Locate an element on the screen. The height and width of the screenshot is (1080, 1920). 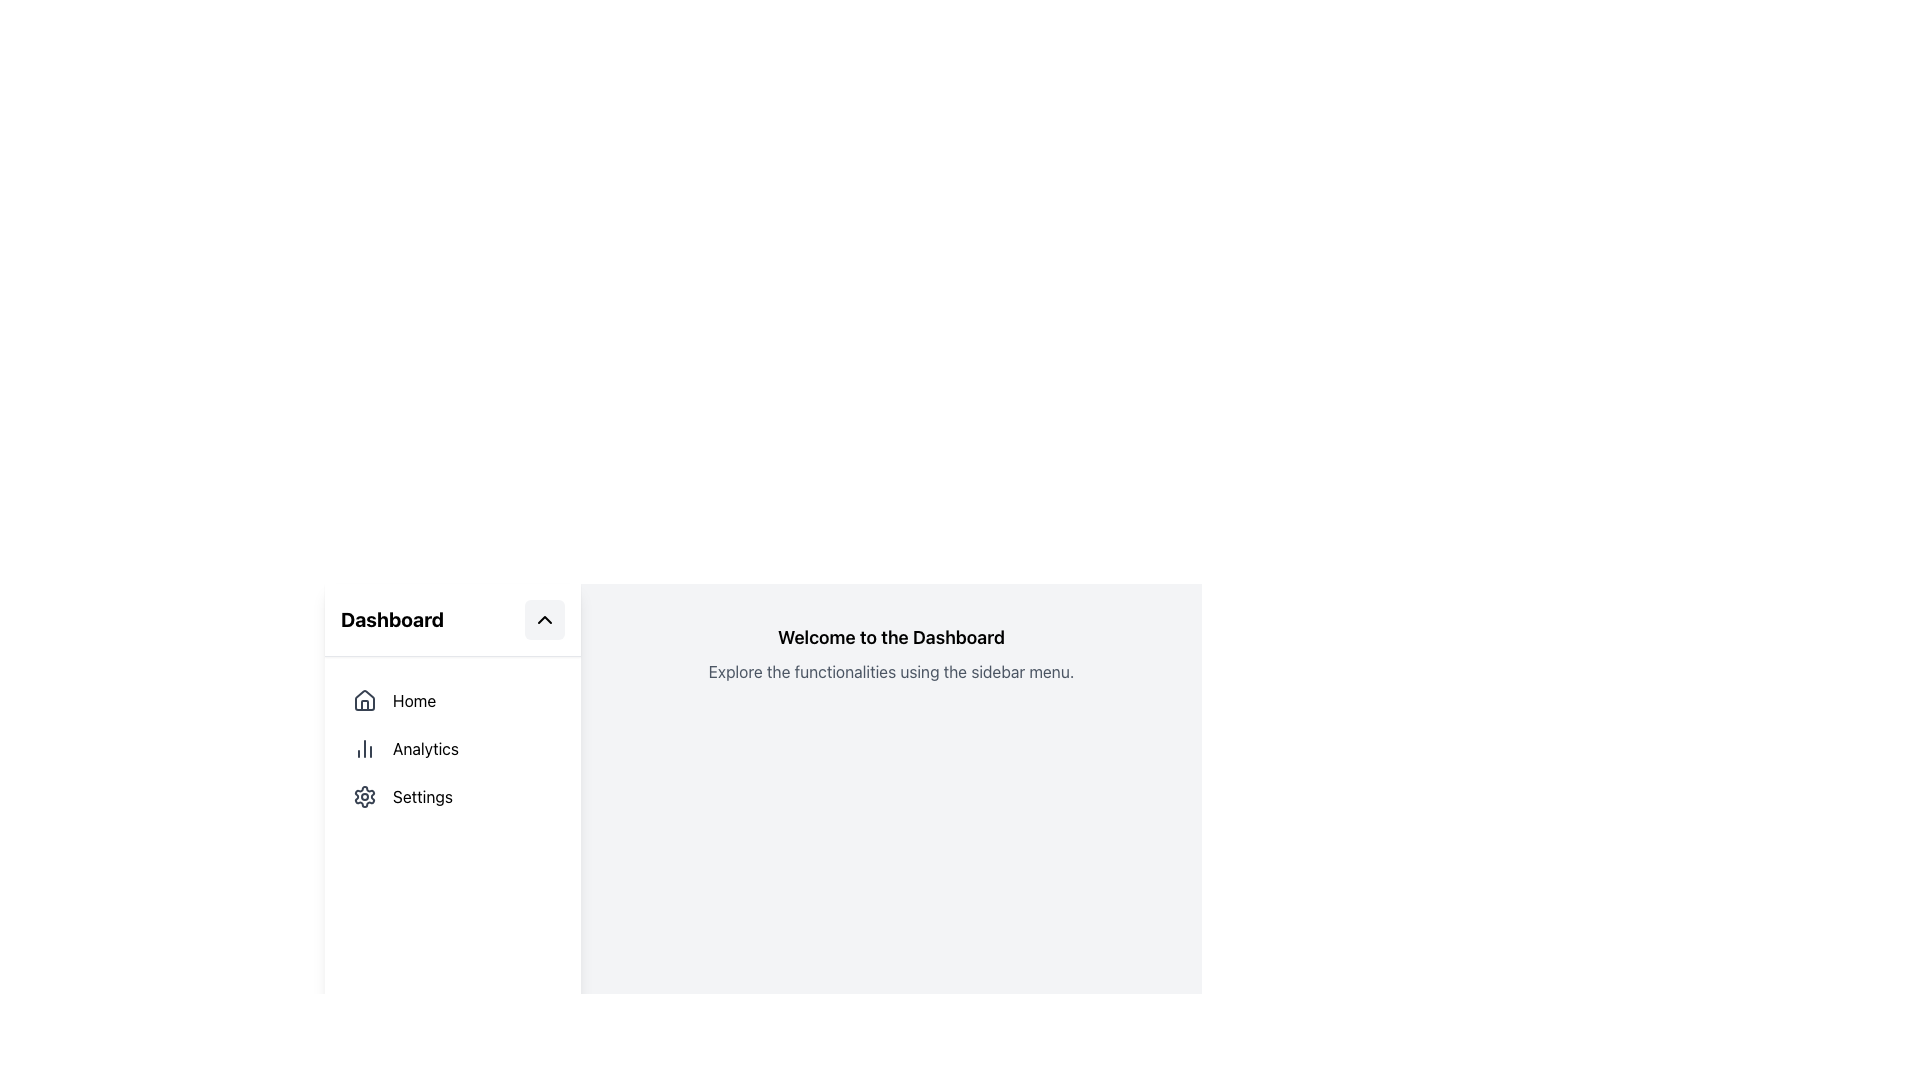
the second item in the vertical list of the navigation menu, which is the 'Analytics' section, to activate the hover style is located at coordinates (451, 748).